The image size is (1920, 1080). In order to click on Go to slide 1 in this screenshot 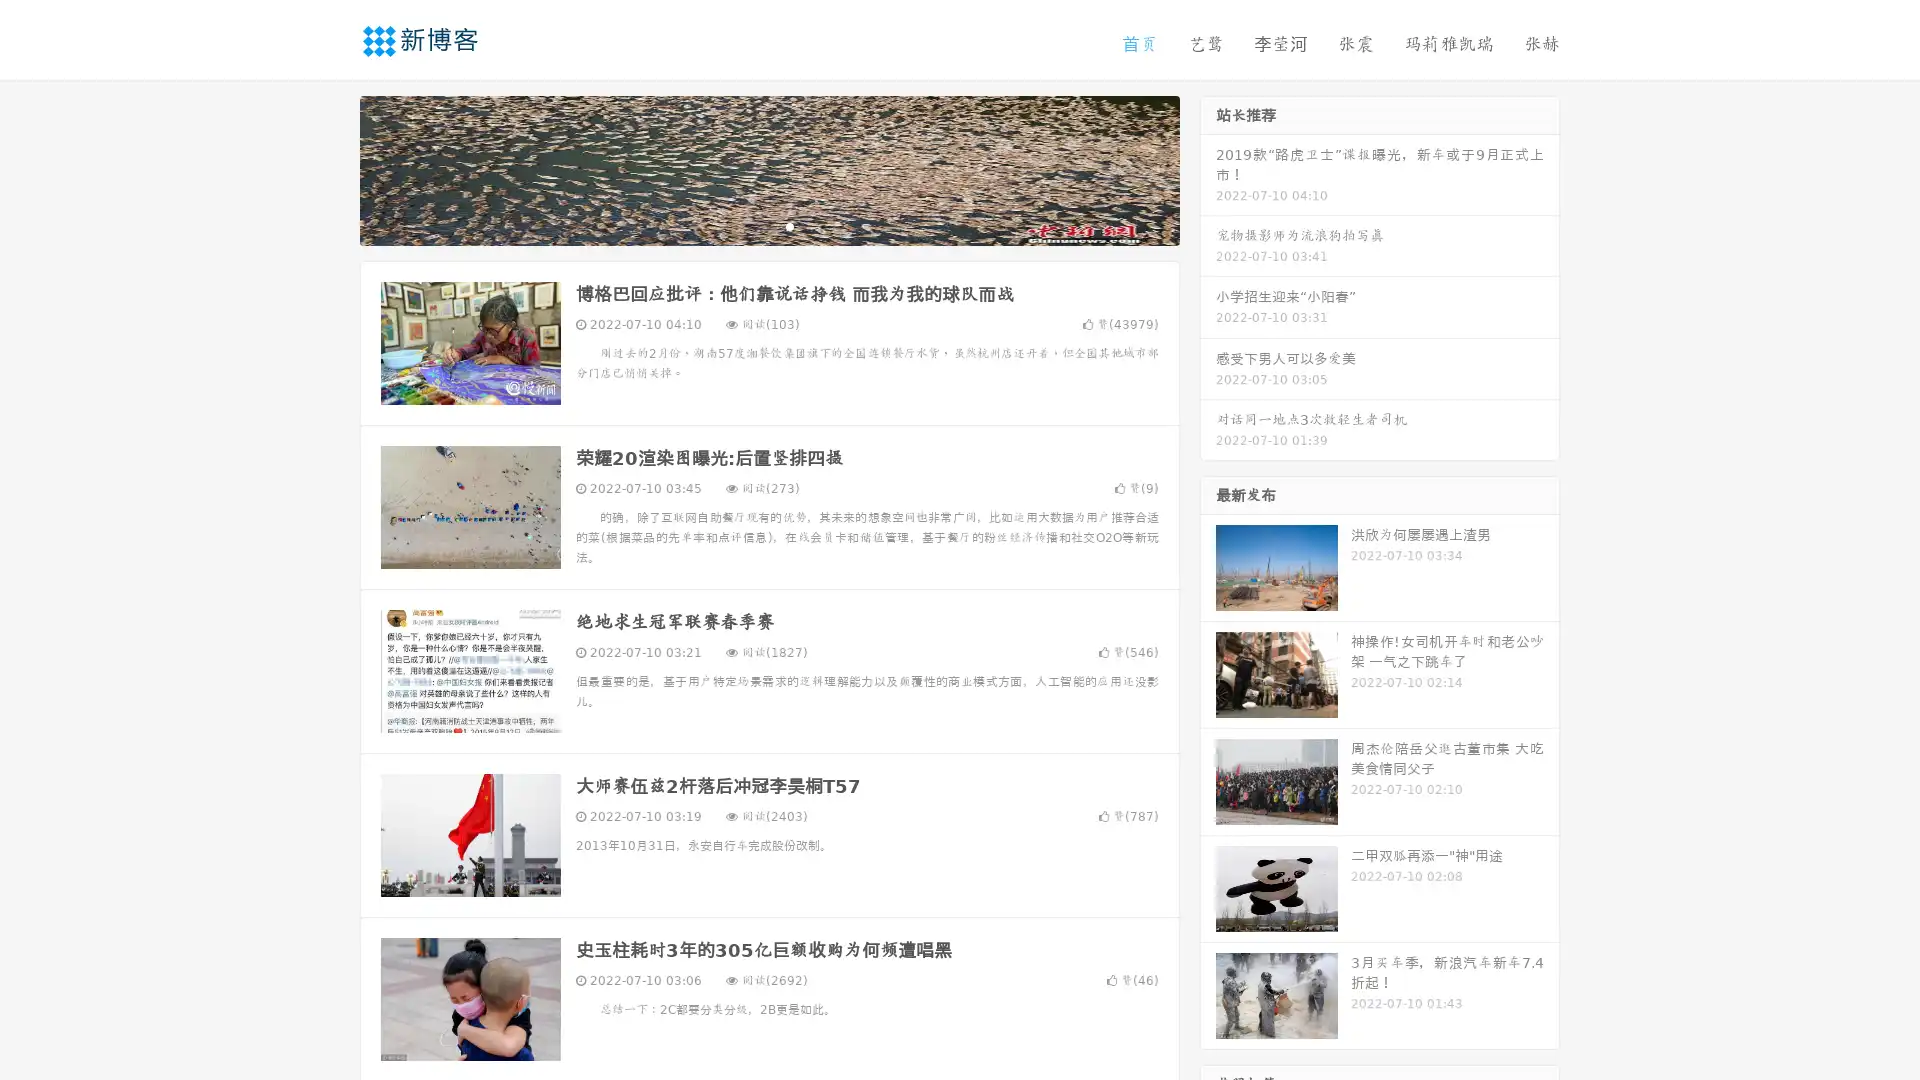, I will do `click(748, 225)`.